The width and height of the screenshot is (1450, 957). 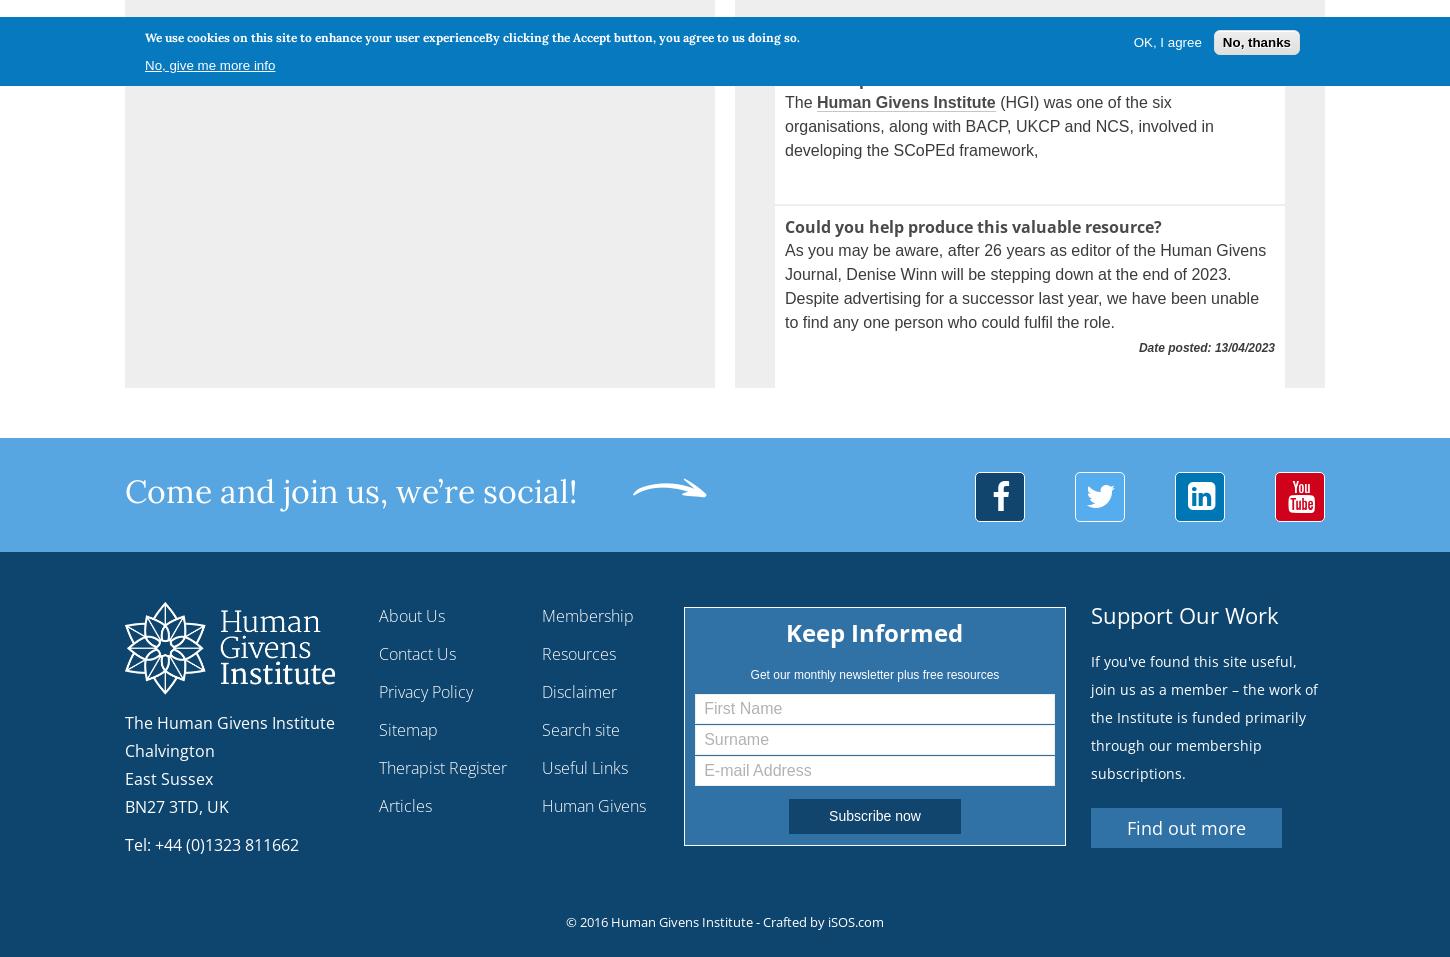 I want to click on 'Could you help produce this valuable resource?', so click(x=973, y=225).